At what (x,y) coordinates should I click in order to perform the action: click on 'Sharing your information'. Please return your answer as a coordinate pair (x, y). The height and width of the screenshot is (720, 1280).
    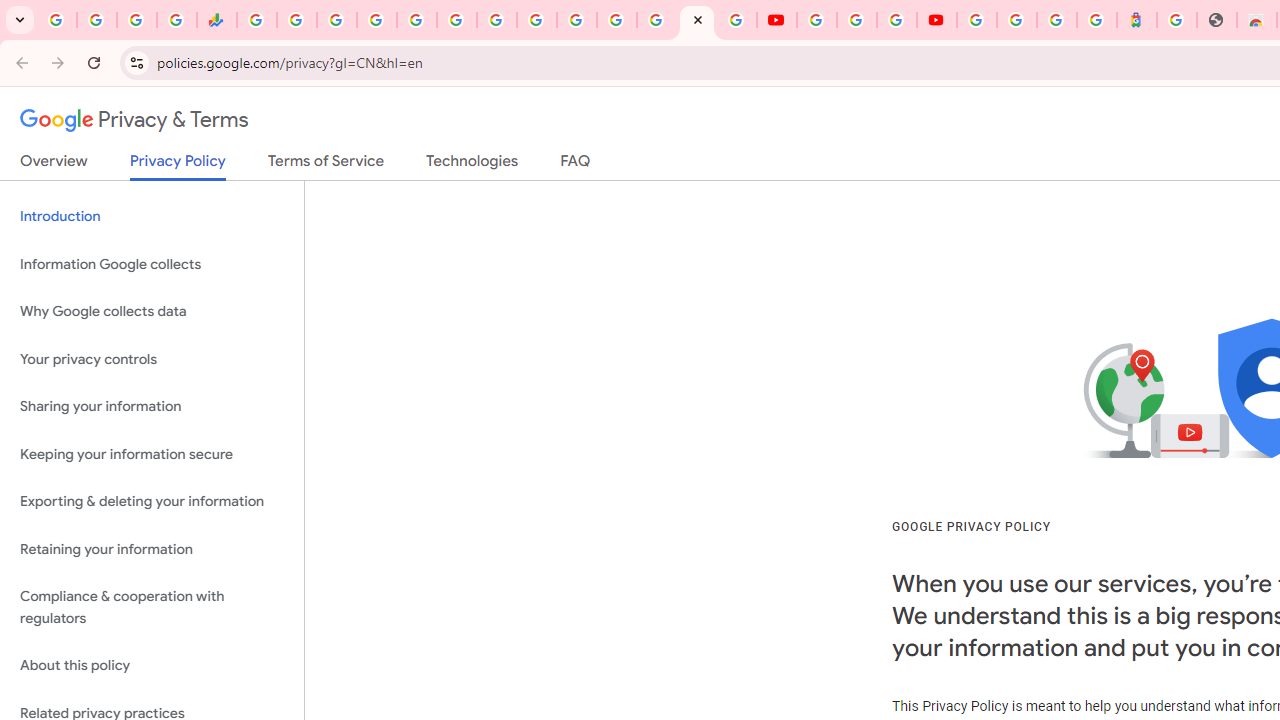
    Looking at the image, I should click on (151, 406).